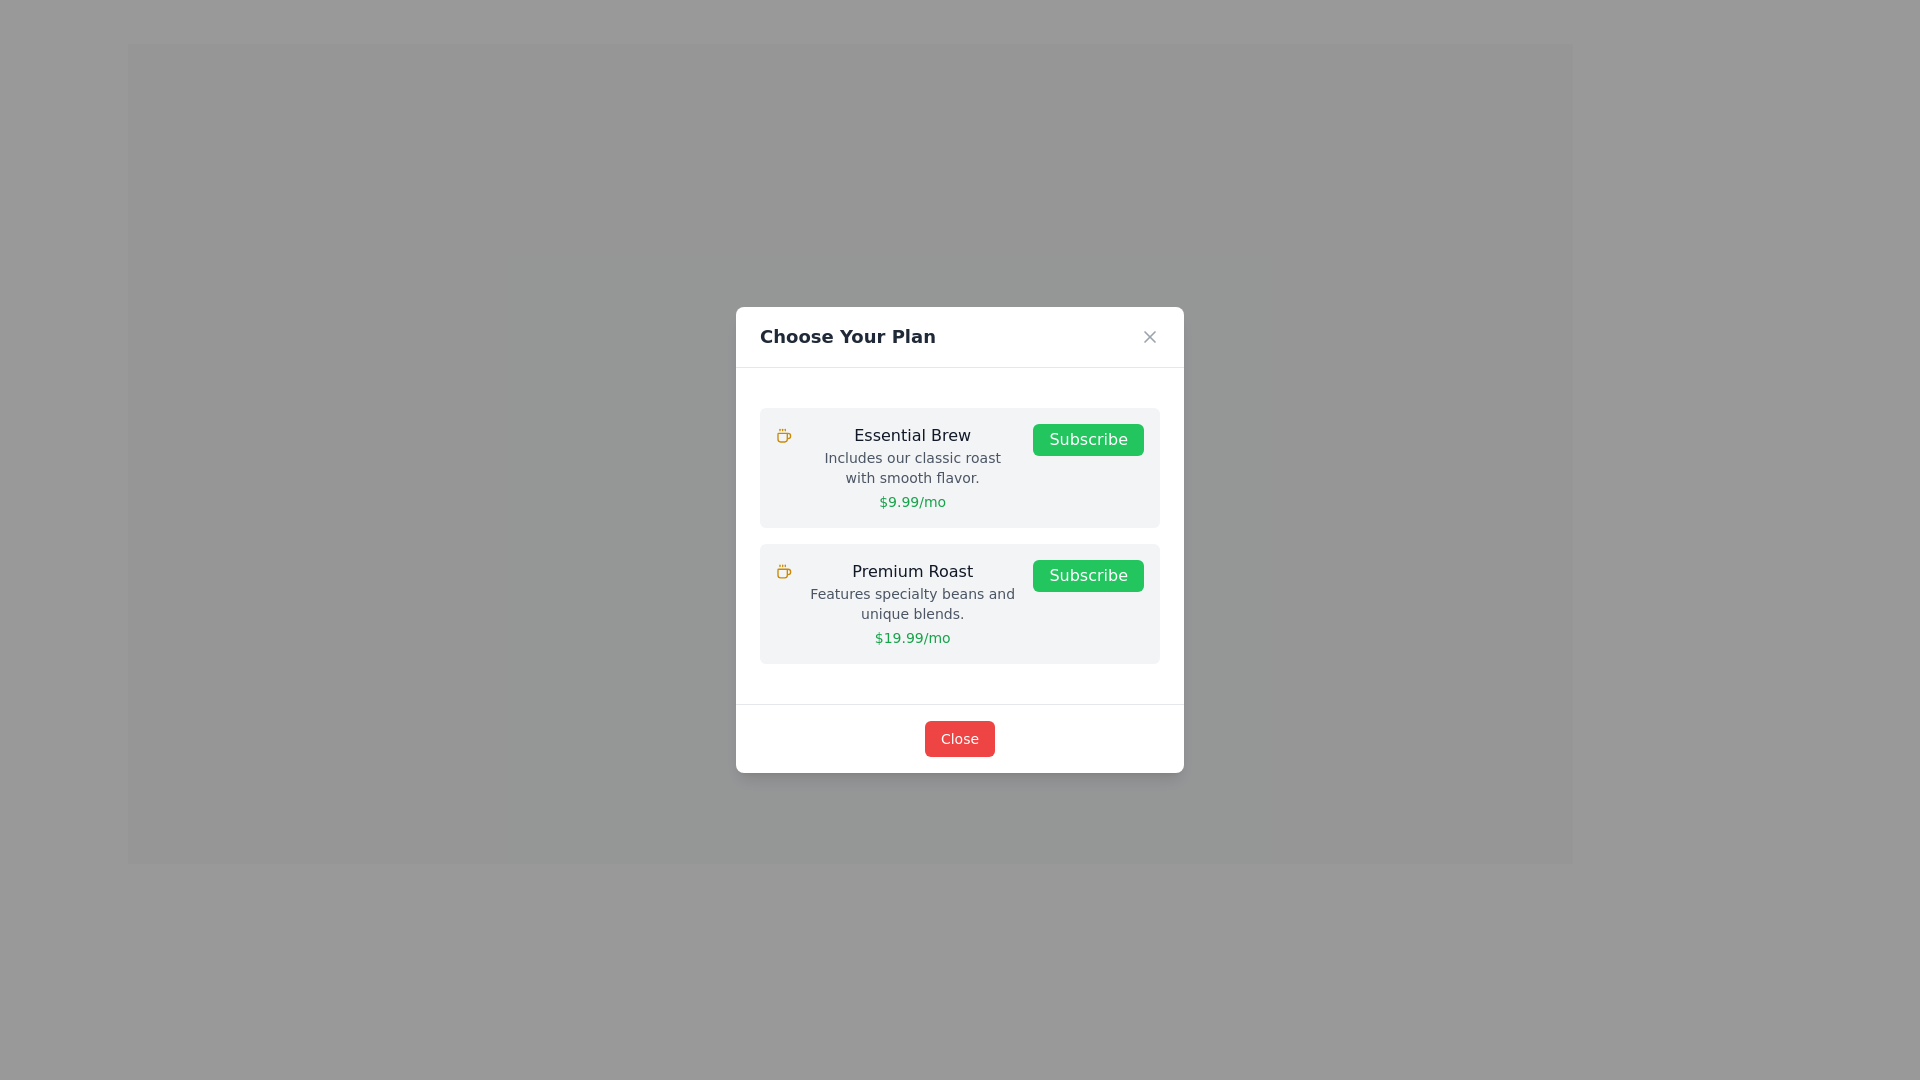 The width and height of the screenshot is (1920, 1080). Describe the element at coordinates (911, 500) in the screenshot. I see `the pricing information text for the 'Essential Brew' plan, located just below the descriptive text in the dialog box` at that location.